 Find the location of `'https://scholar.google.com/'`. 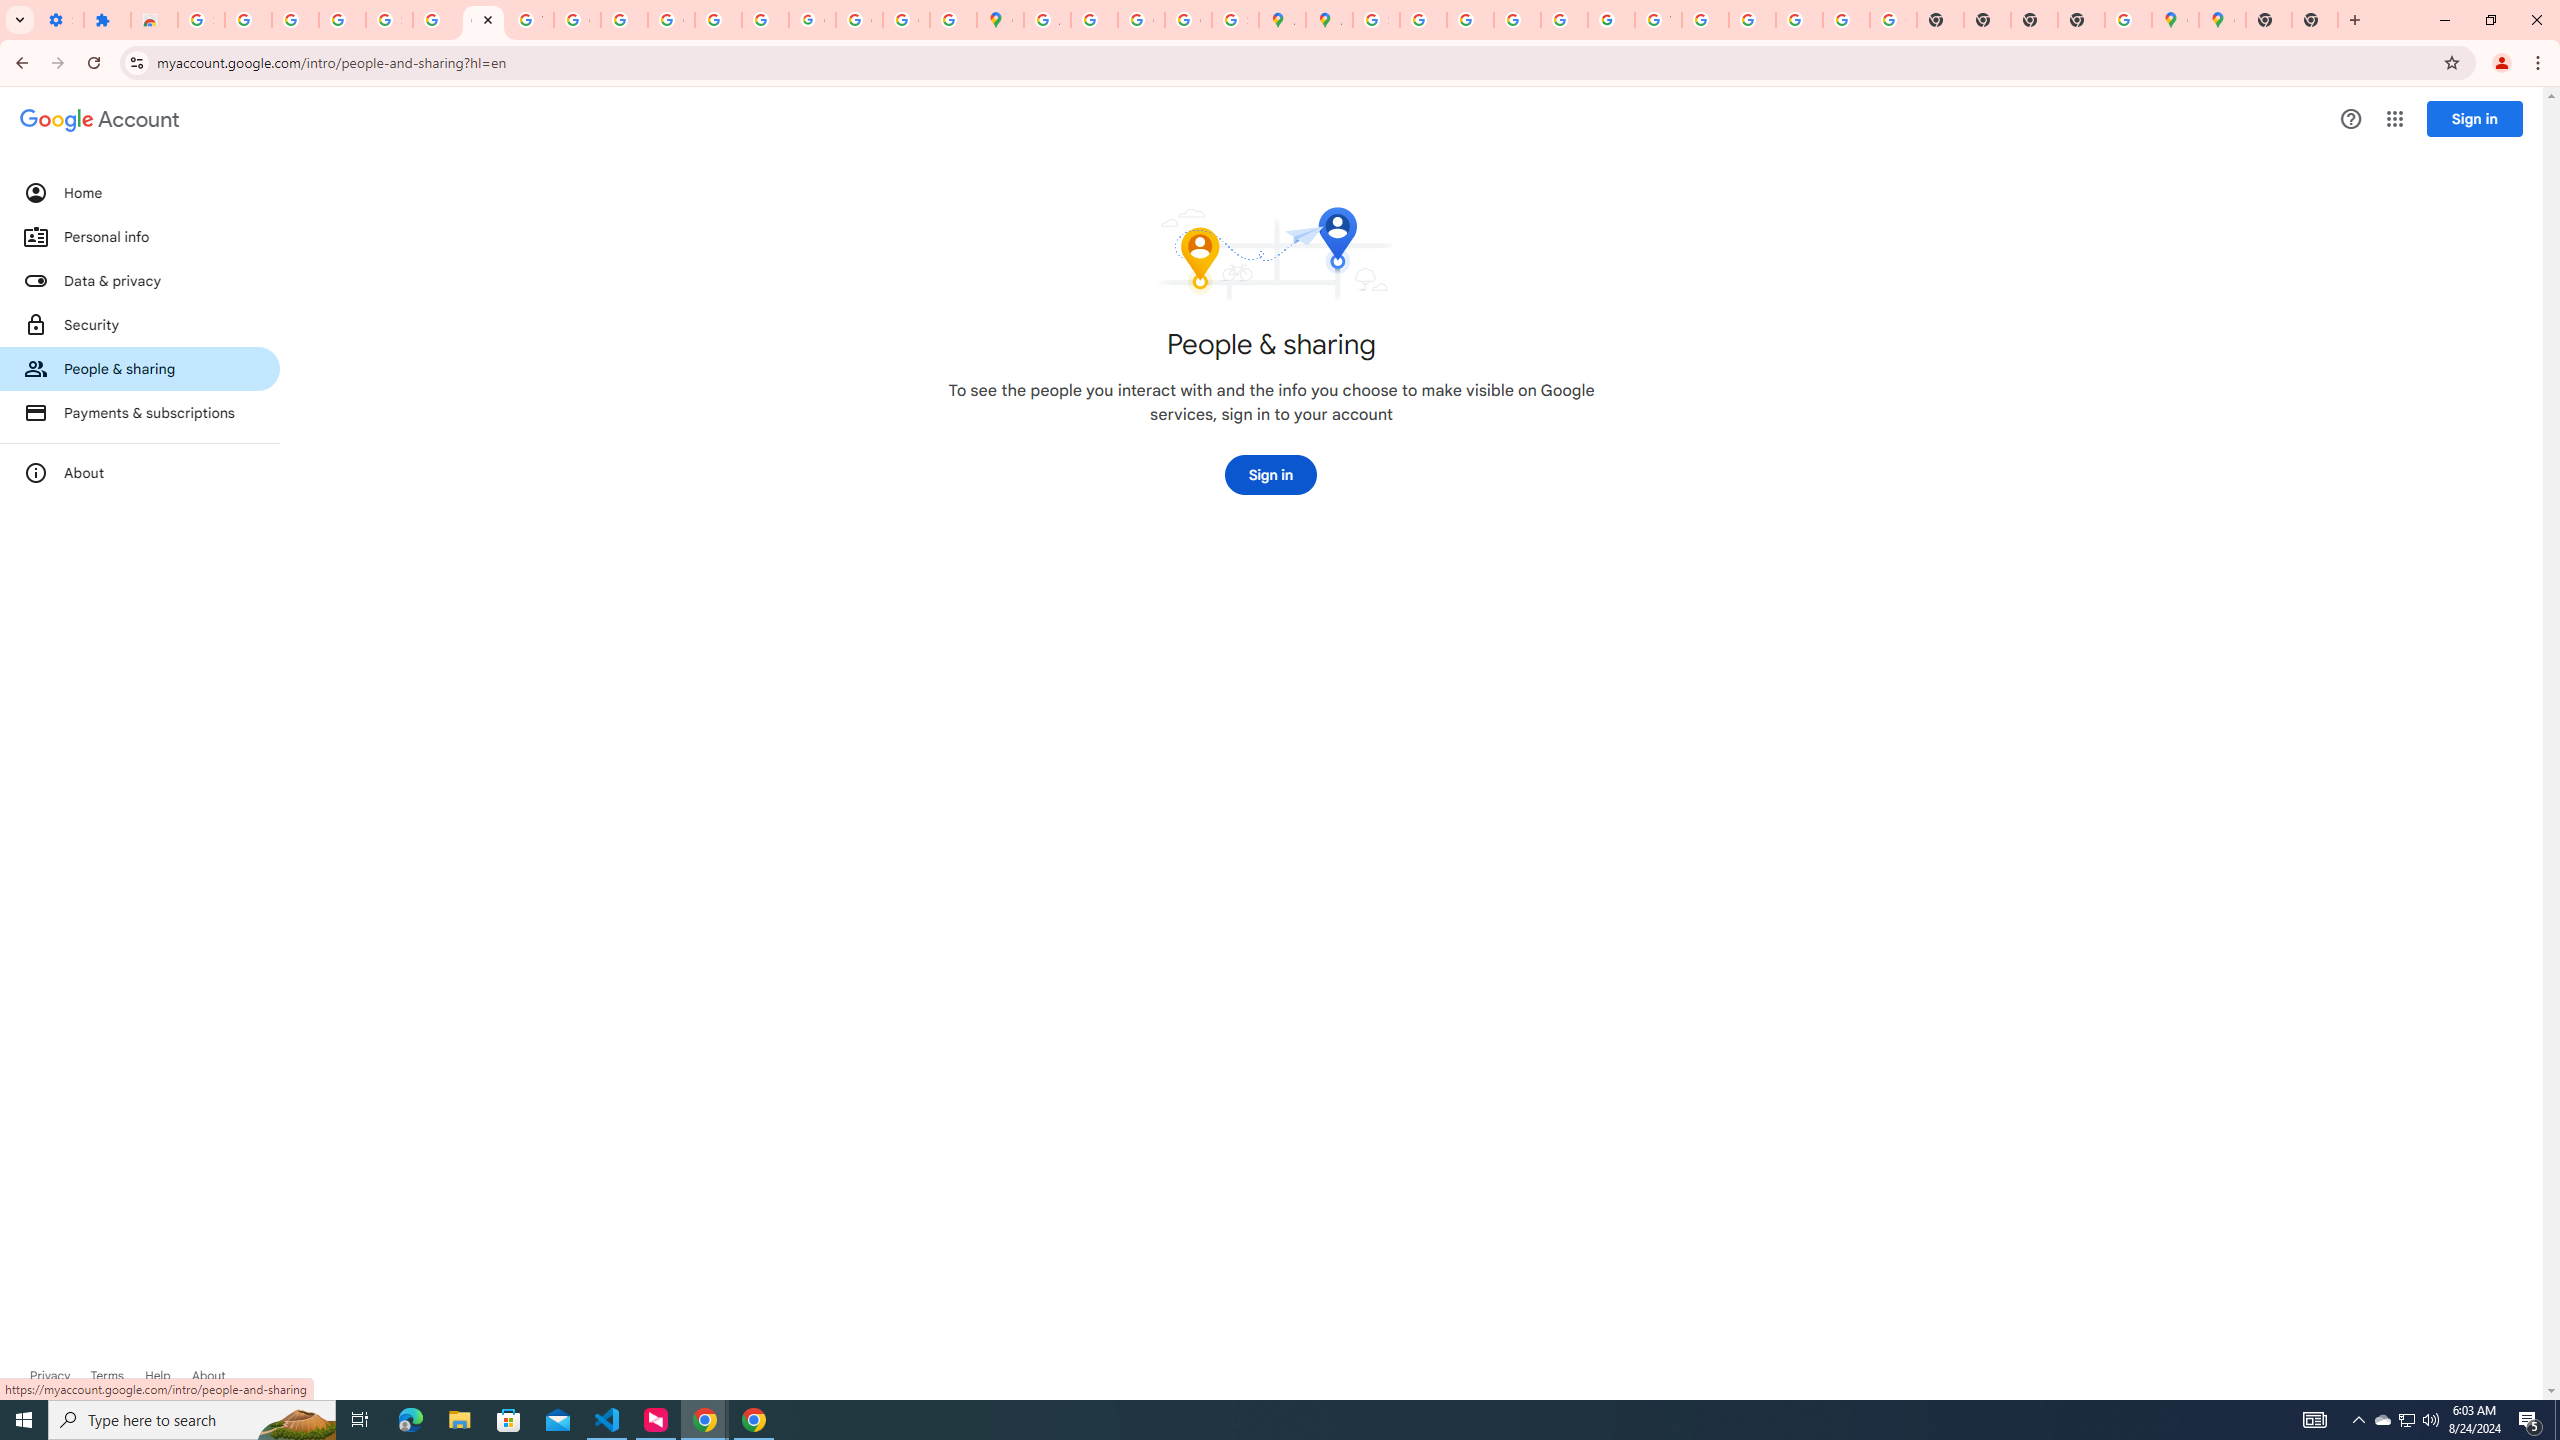

'https://scholar.google.com/' is located at coordinates (623, 19).